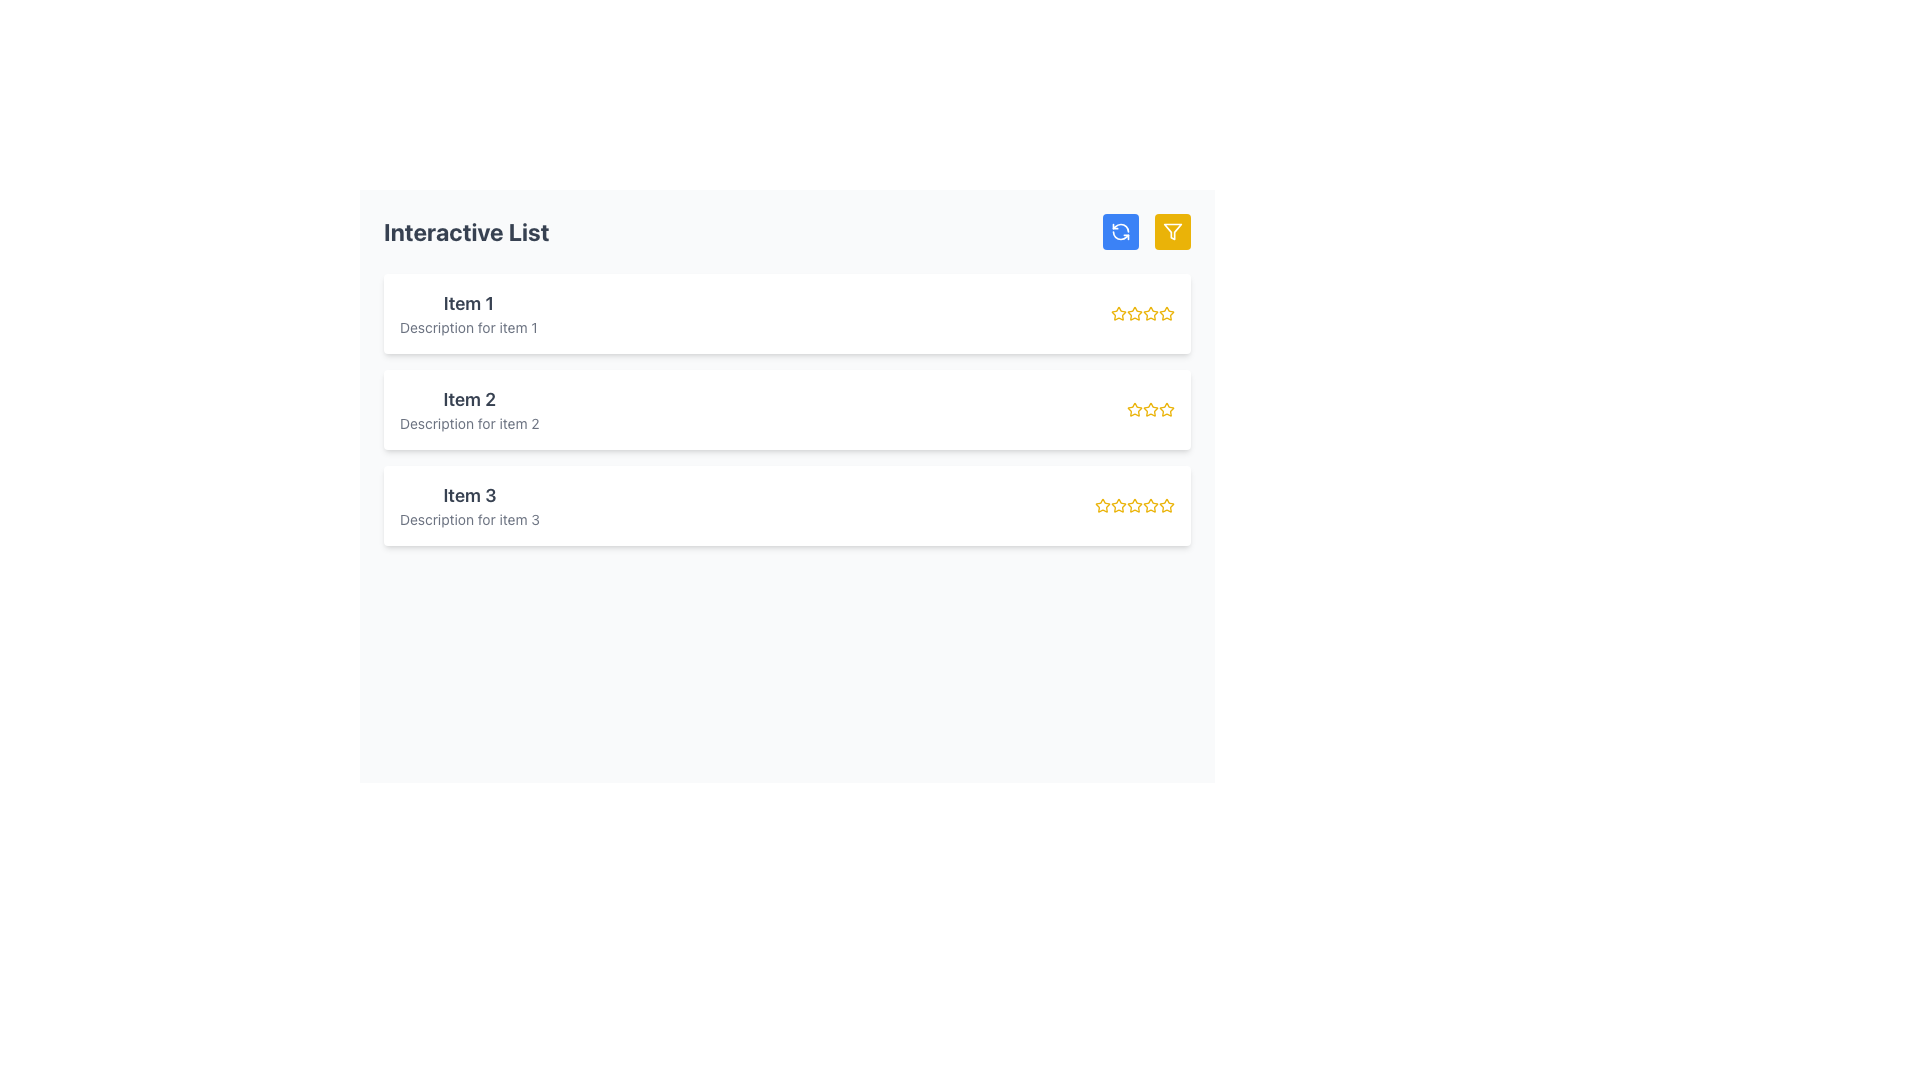  What do you see at coordinates (1166, 408) in the screenshot?
I see `the second star icon in the rating section for the second item in the list, which indicates a specific rating selection` at bounding box center [1166, 408].